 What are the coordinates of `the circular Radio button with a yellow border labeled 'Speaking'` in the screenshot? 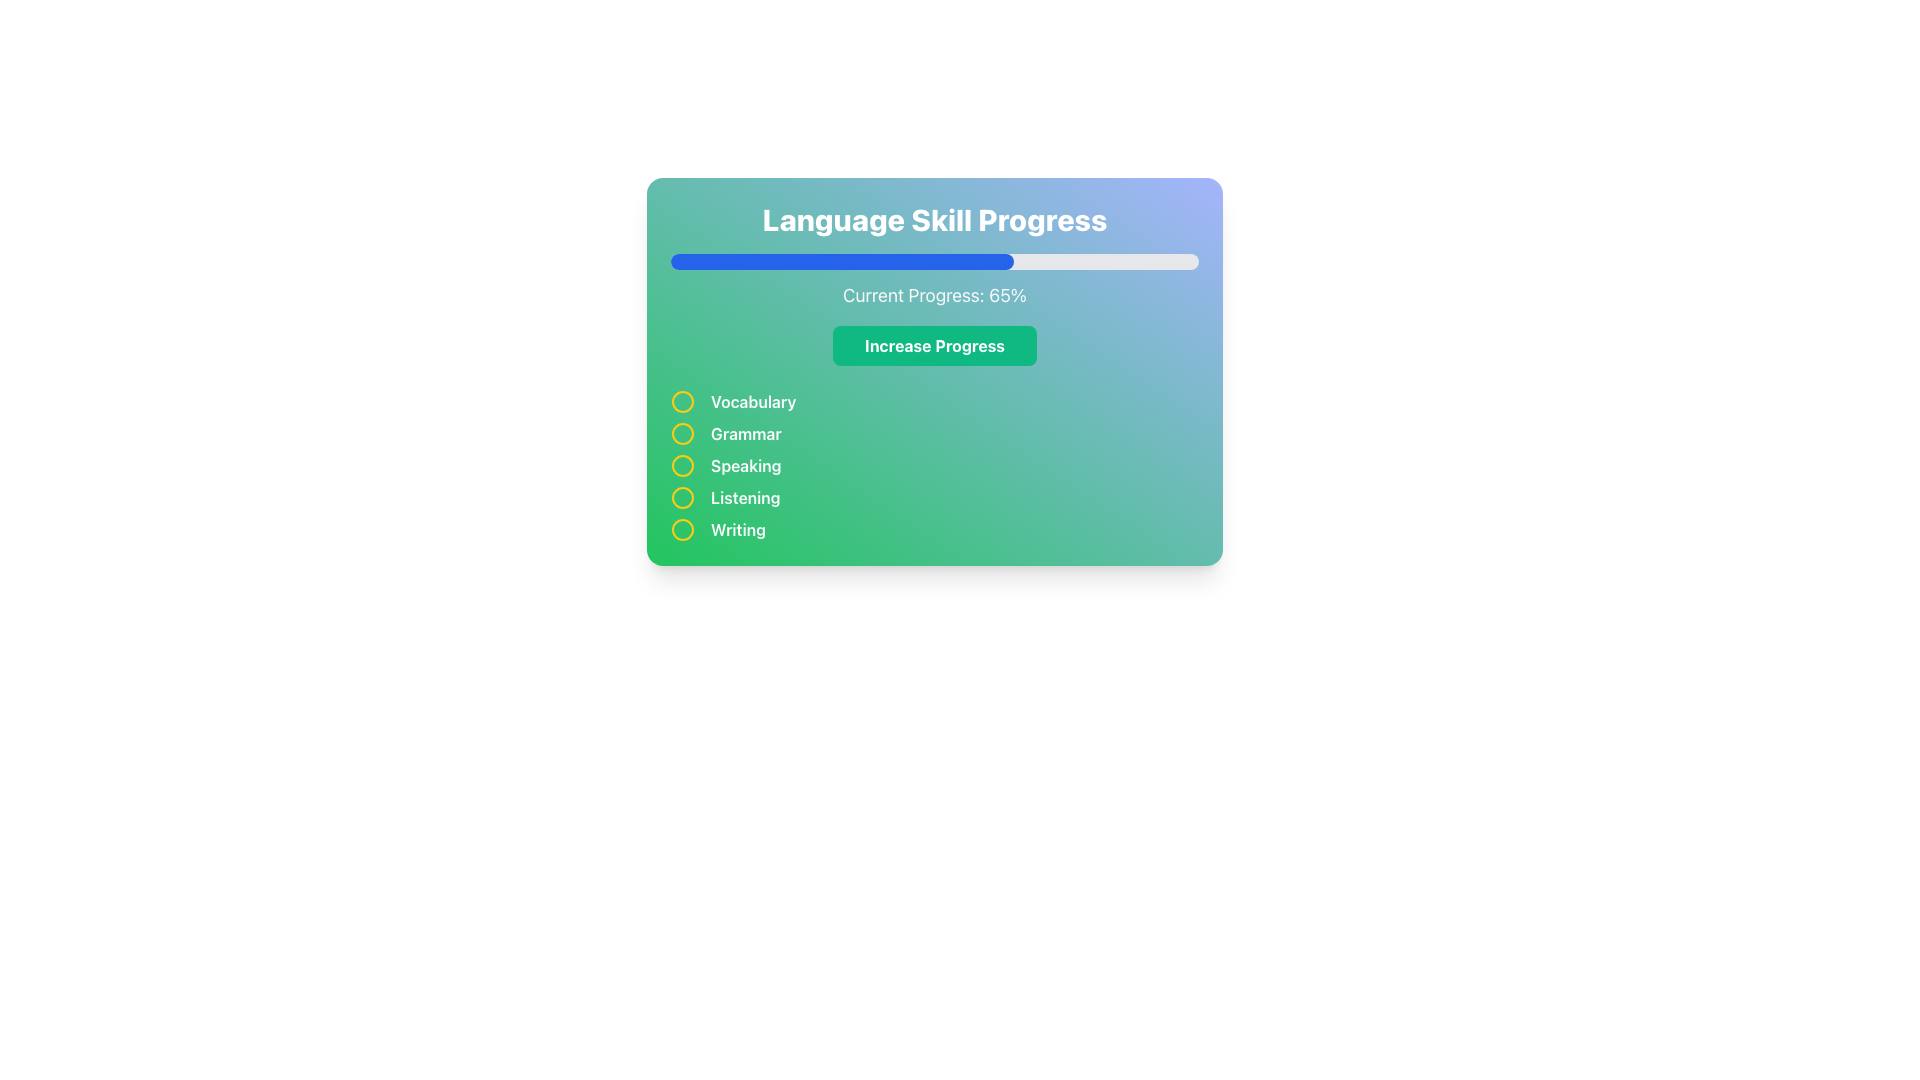 It's located at (682, 466).